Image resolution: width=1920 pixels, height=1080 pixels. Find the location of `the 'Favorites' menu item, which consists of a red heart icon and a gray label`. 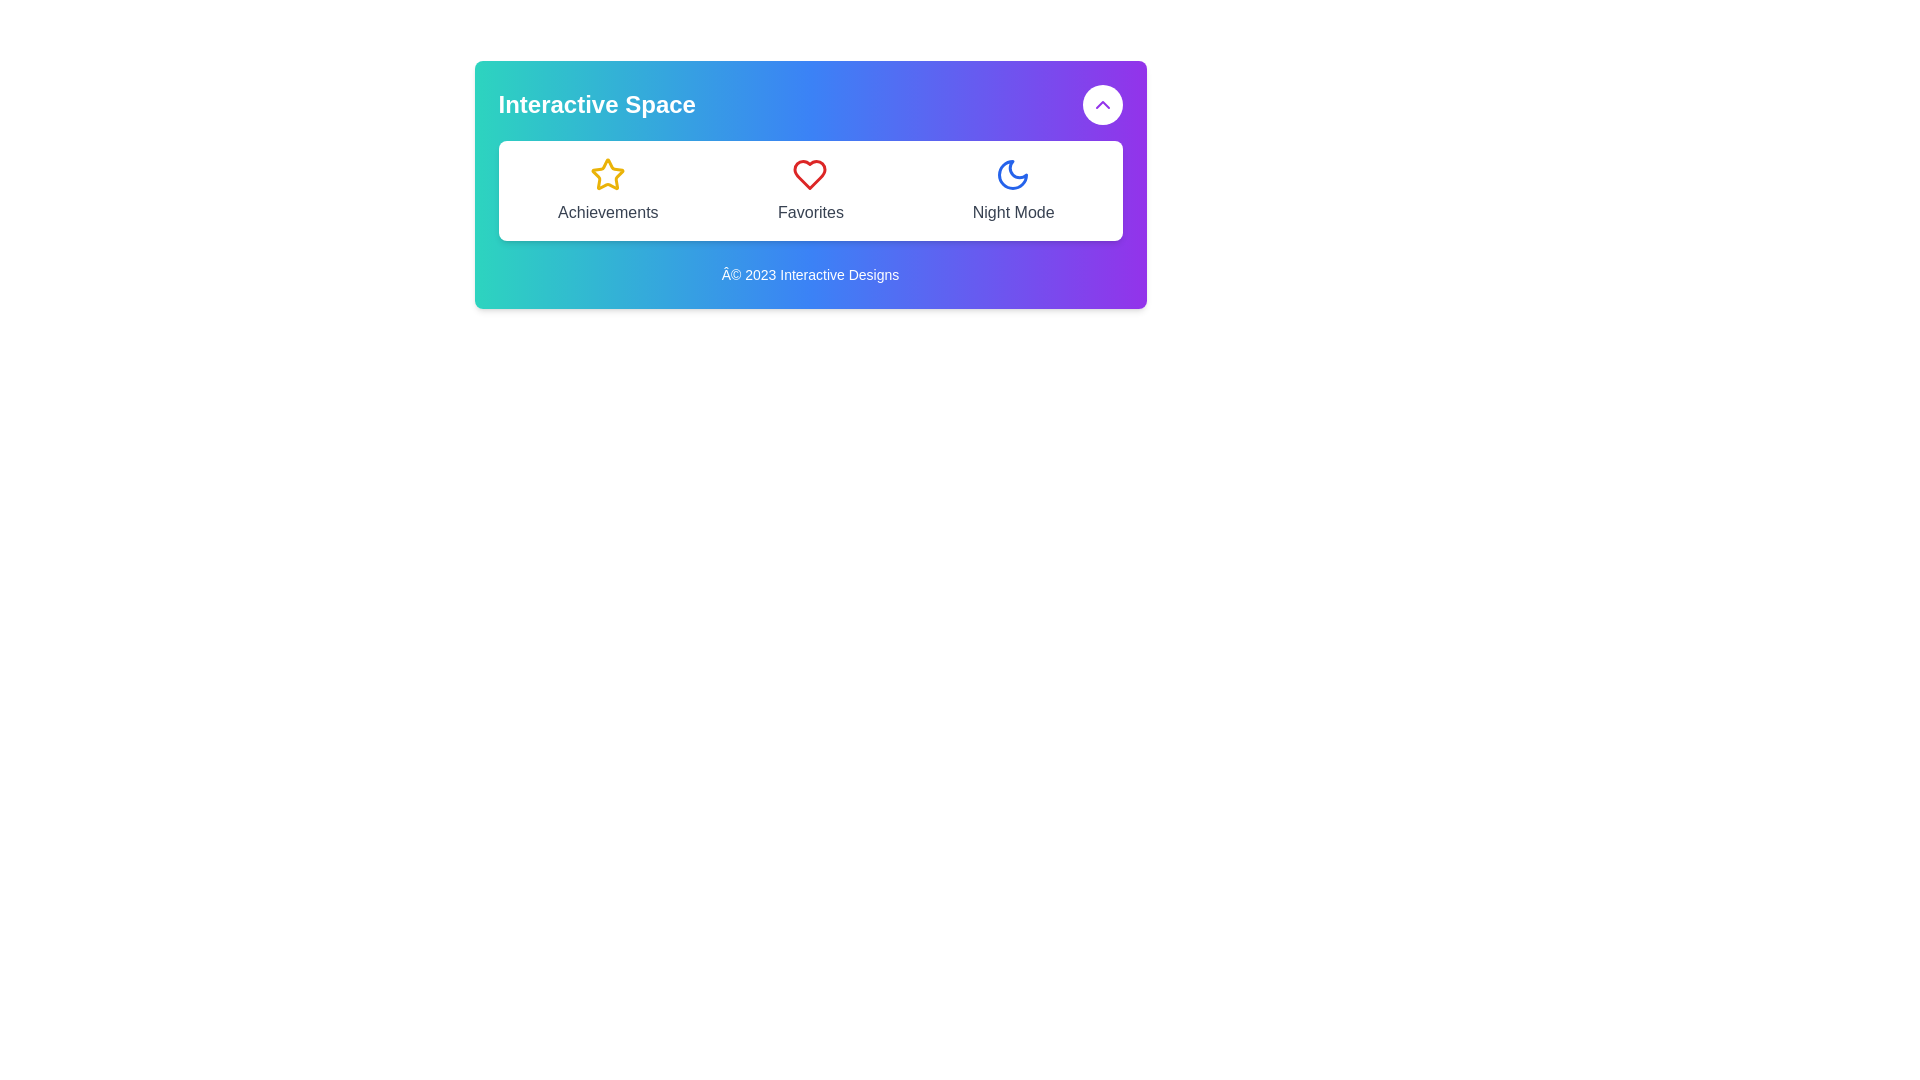

the 'Favorites' menu item, which consists of a red heart icon and a gray label is located at coordinates (810, 191).